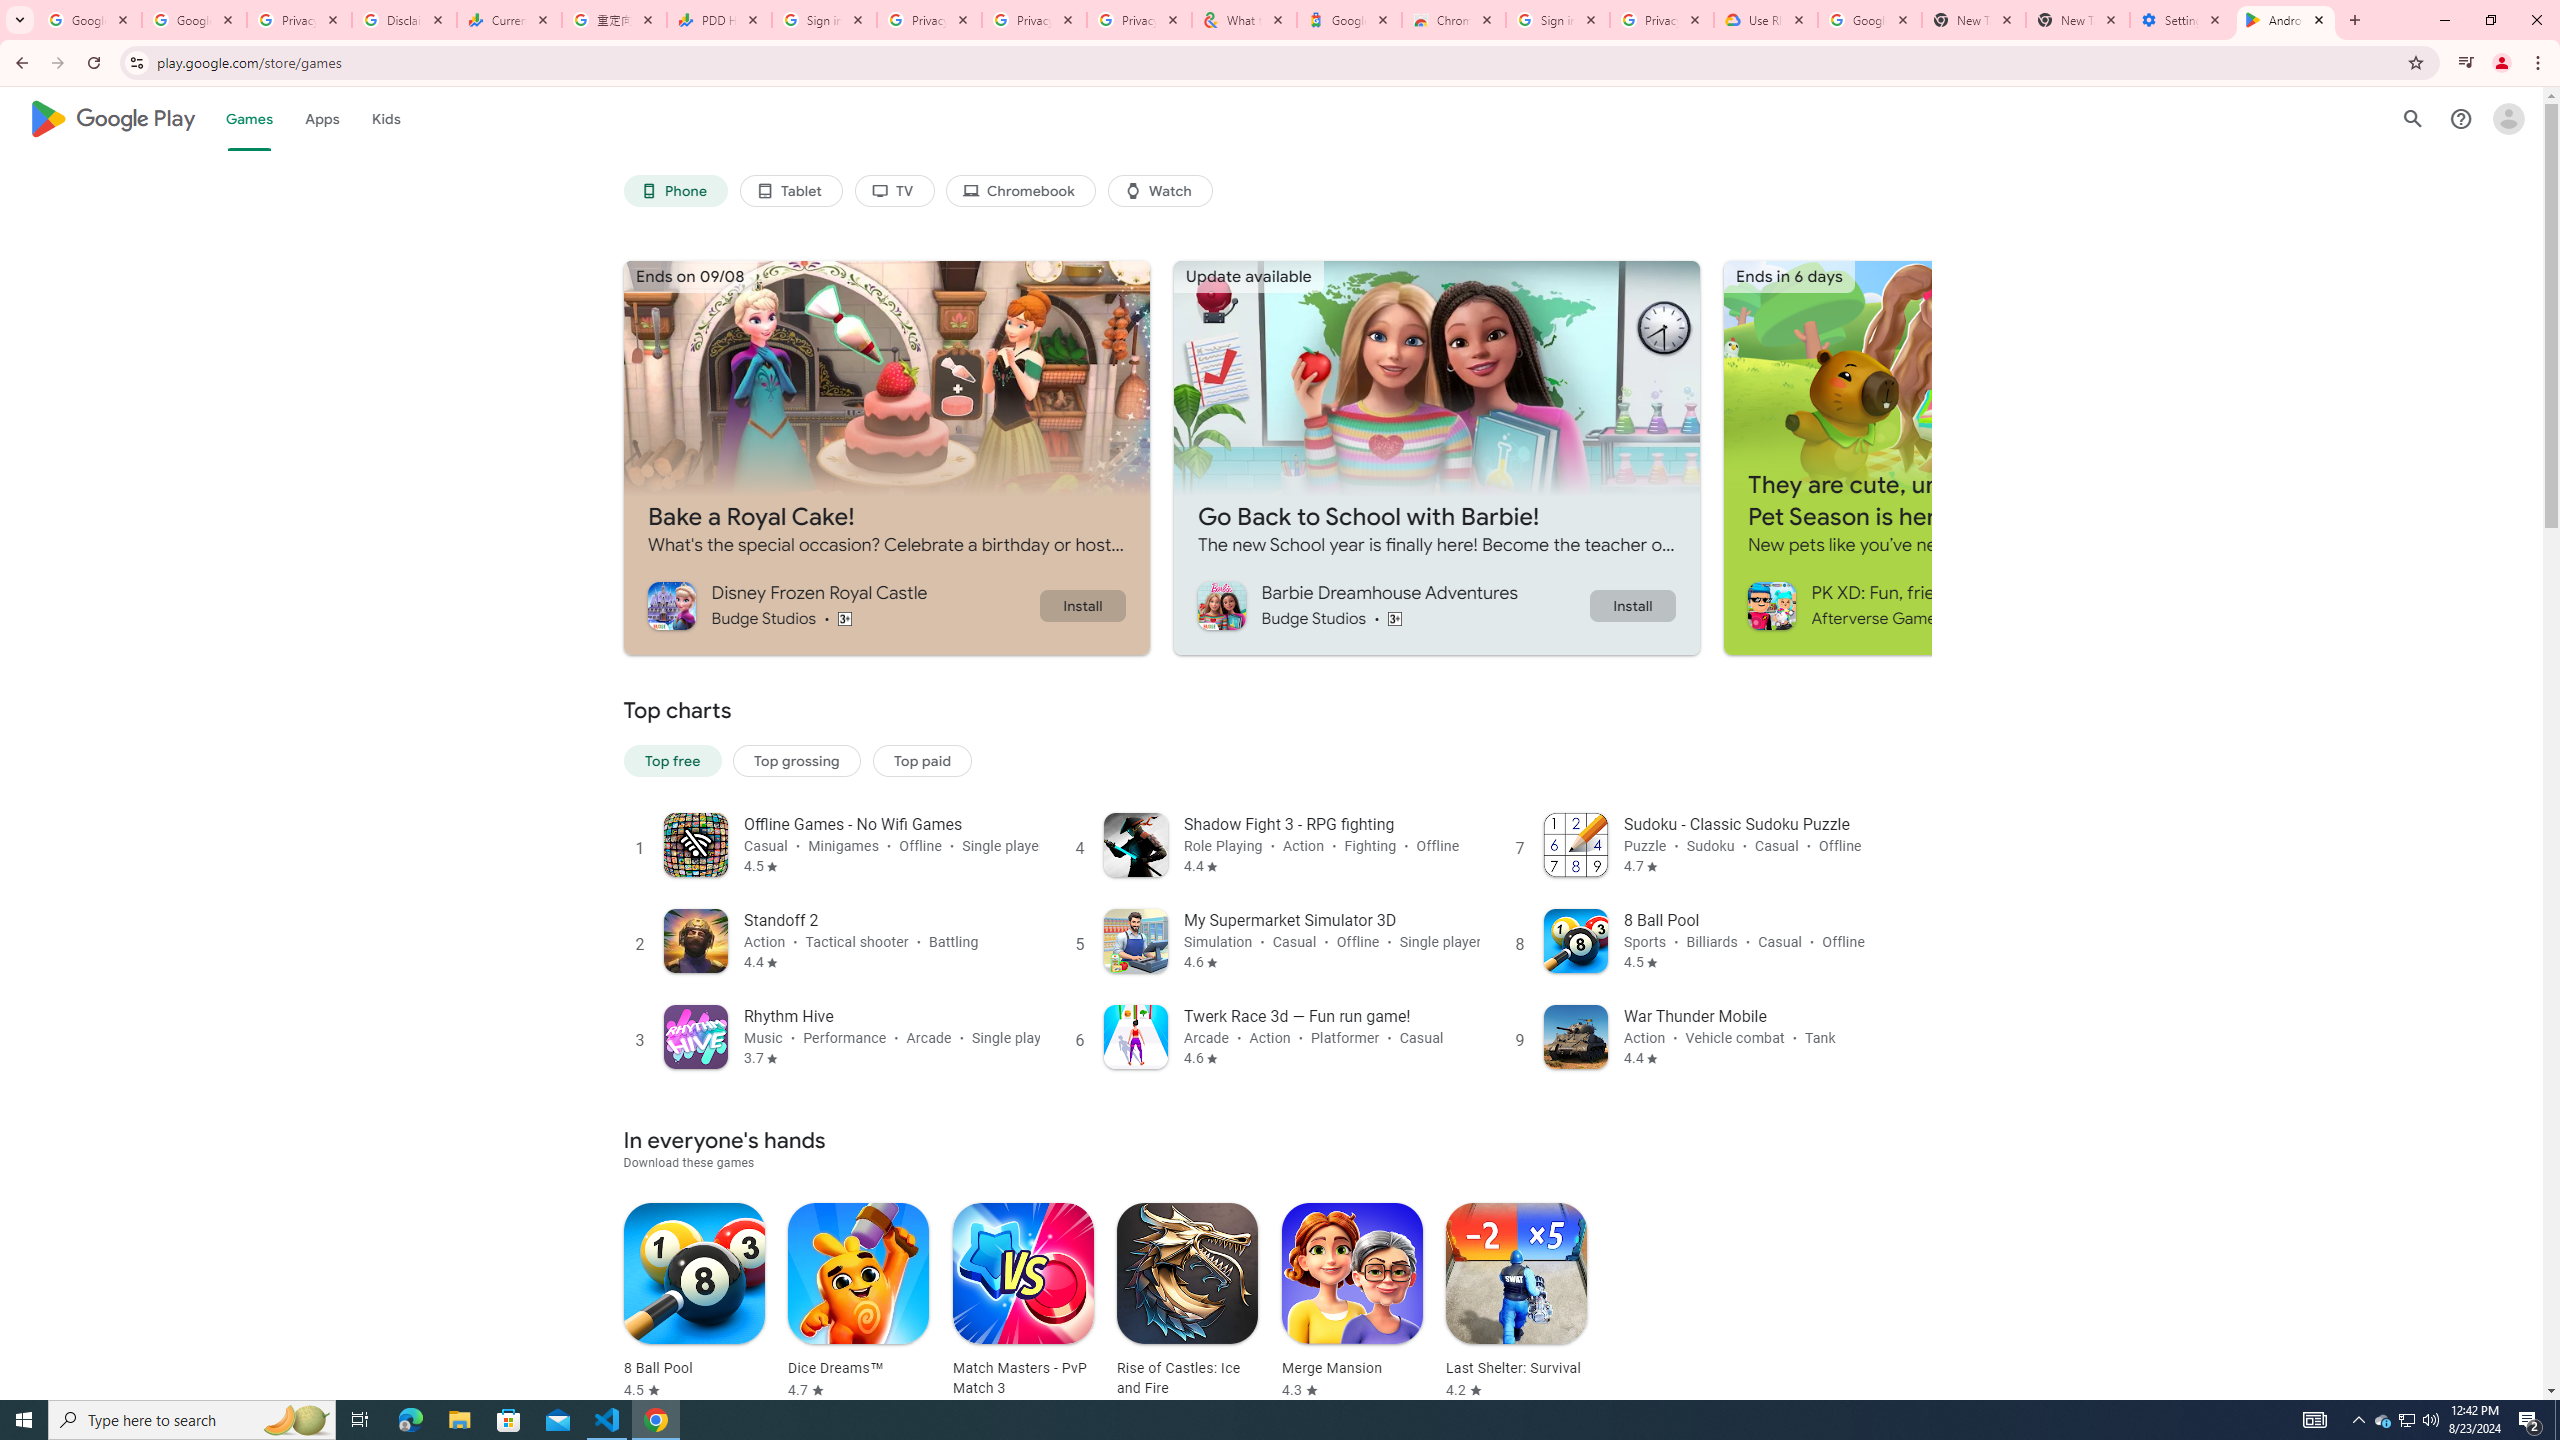 The width and height of the screenshot is (2560, 1440). Describe the element at coordinates (2286, 19) in the screenshot. I see `'Android Apps on Google Play'` at that location.